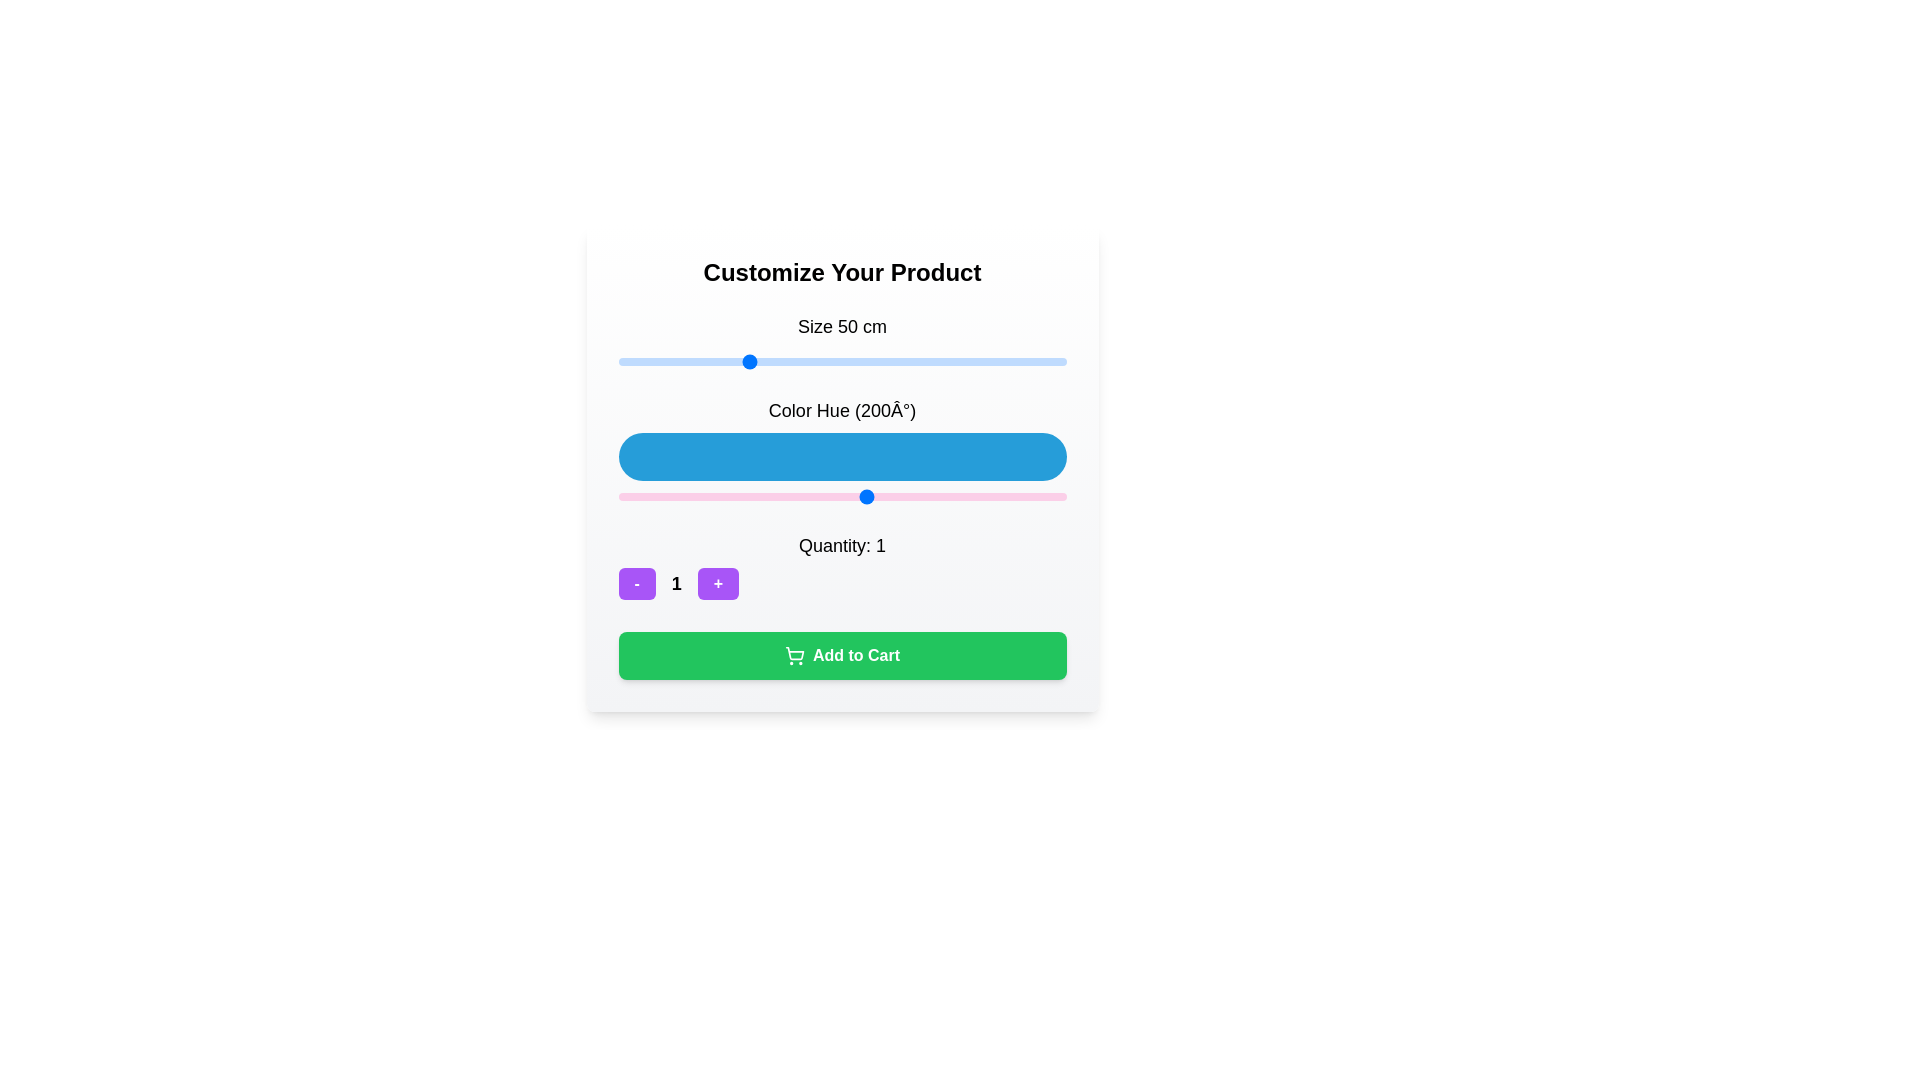  What do you see at coordinates (842, 456) in the screenshot?
I see `the non-interactive graphical component that serves as a visual cue for the selected color or hue, located below the label 'Color Hue (200°)' and above a pink horizontal slider` at bounding box center [842, 456].